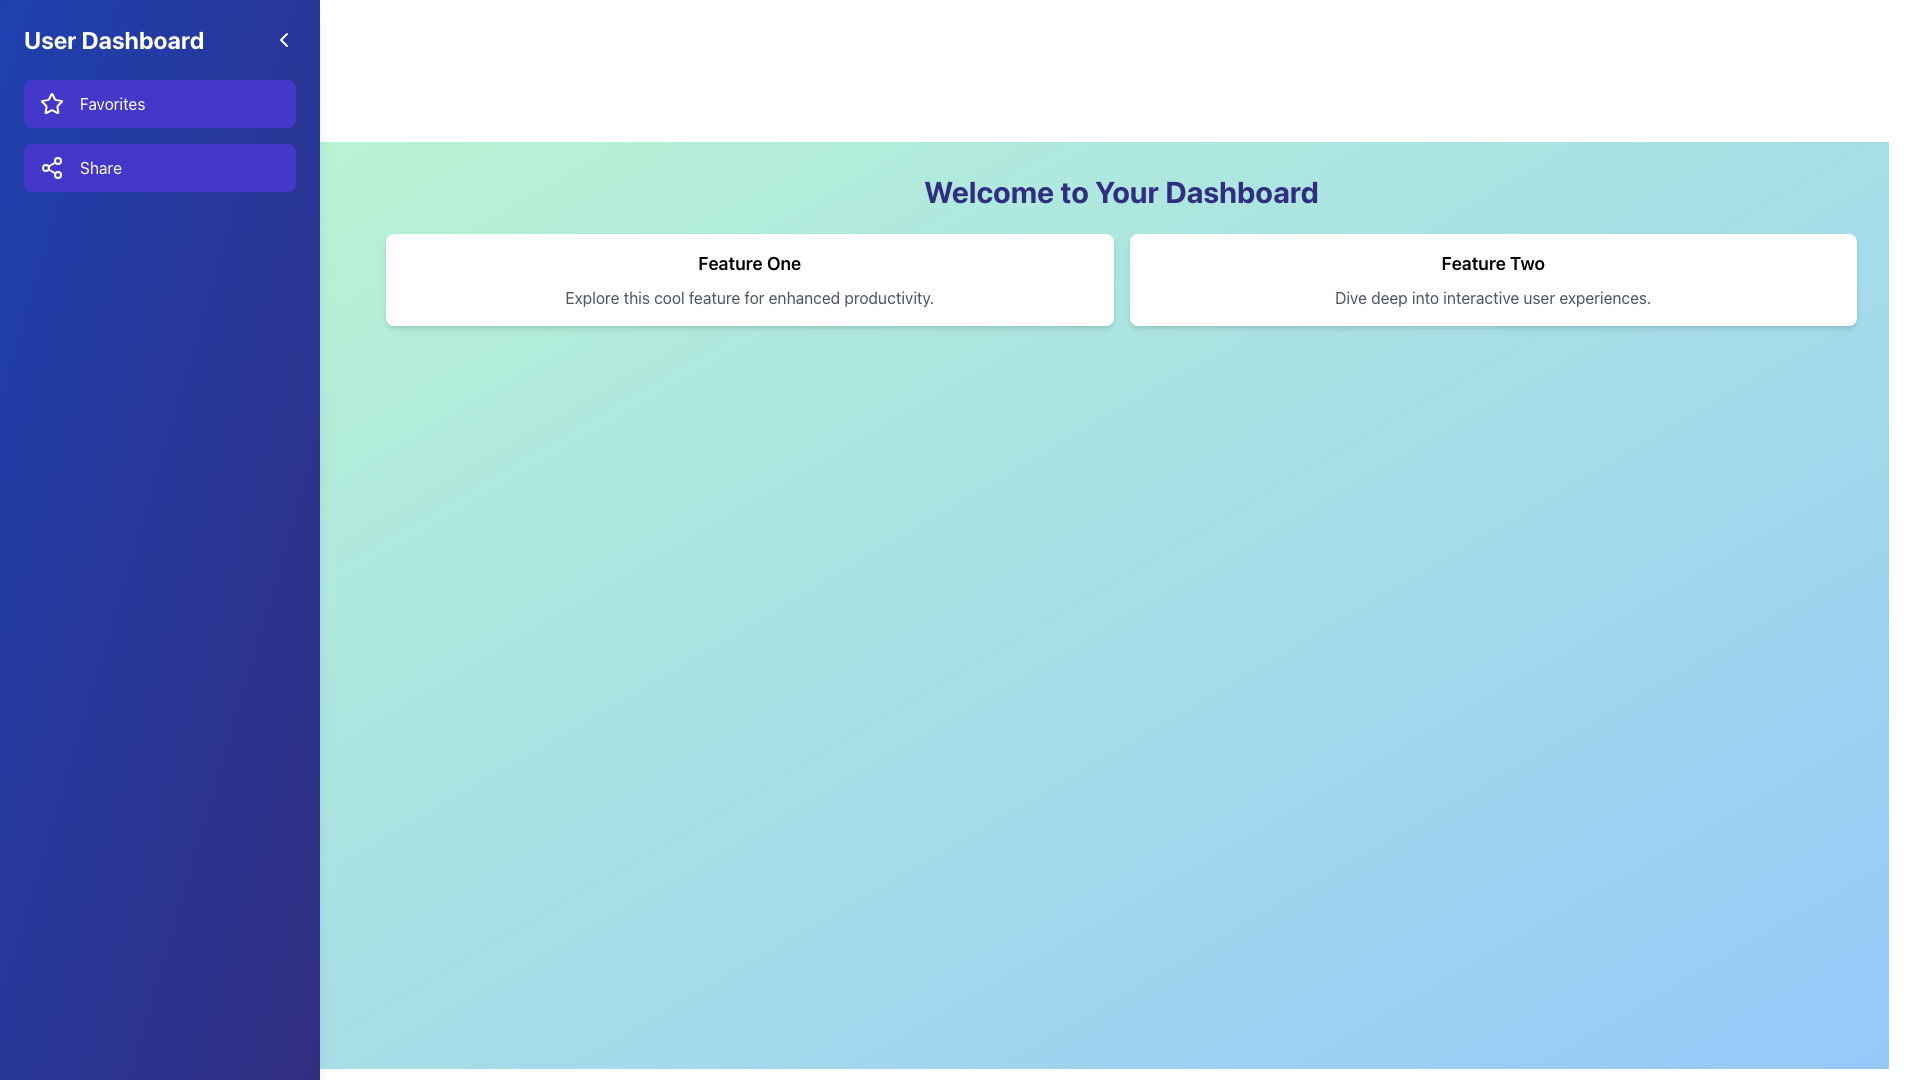  What do you see at coordinates (111, 104) in the screenshot?
I see `text from the 'Favorites' text label, which is styled in white on an indigo background and positioned above the 'Share' button in the left vertical navigation menu` at bounding box center [111, 104].